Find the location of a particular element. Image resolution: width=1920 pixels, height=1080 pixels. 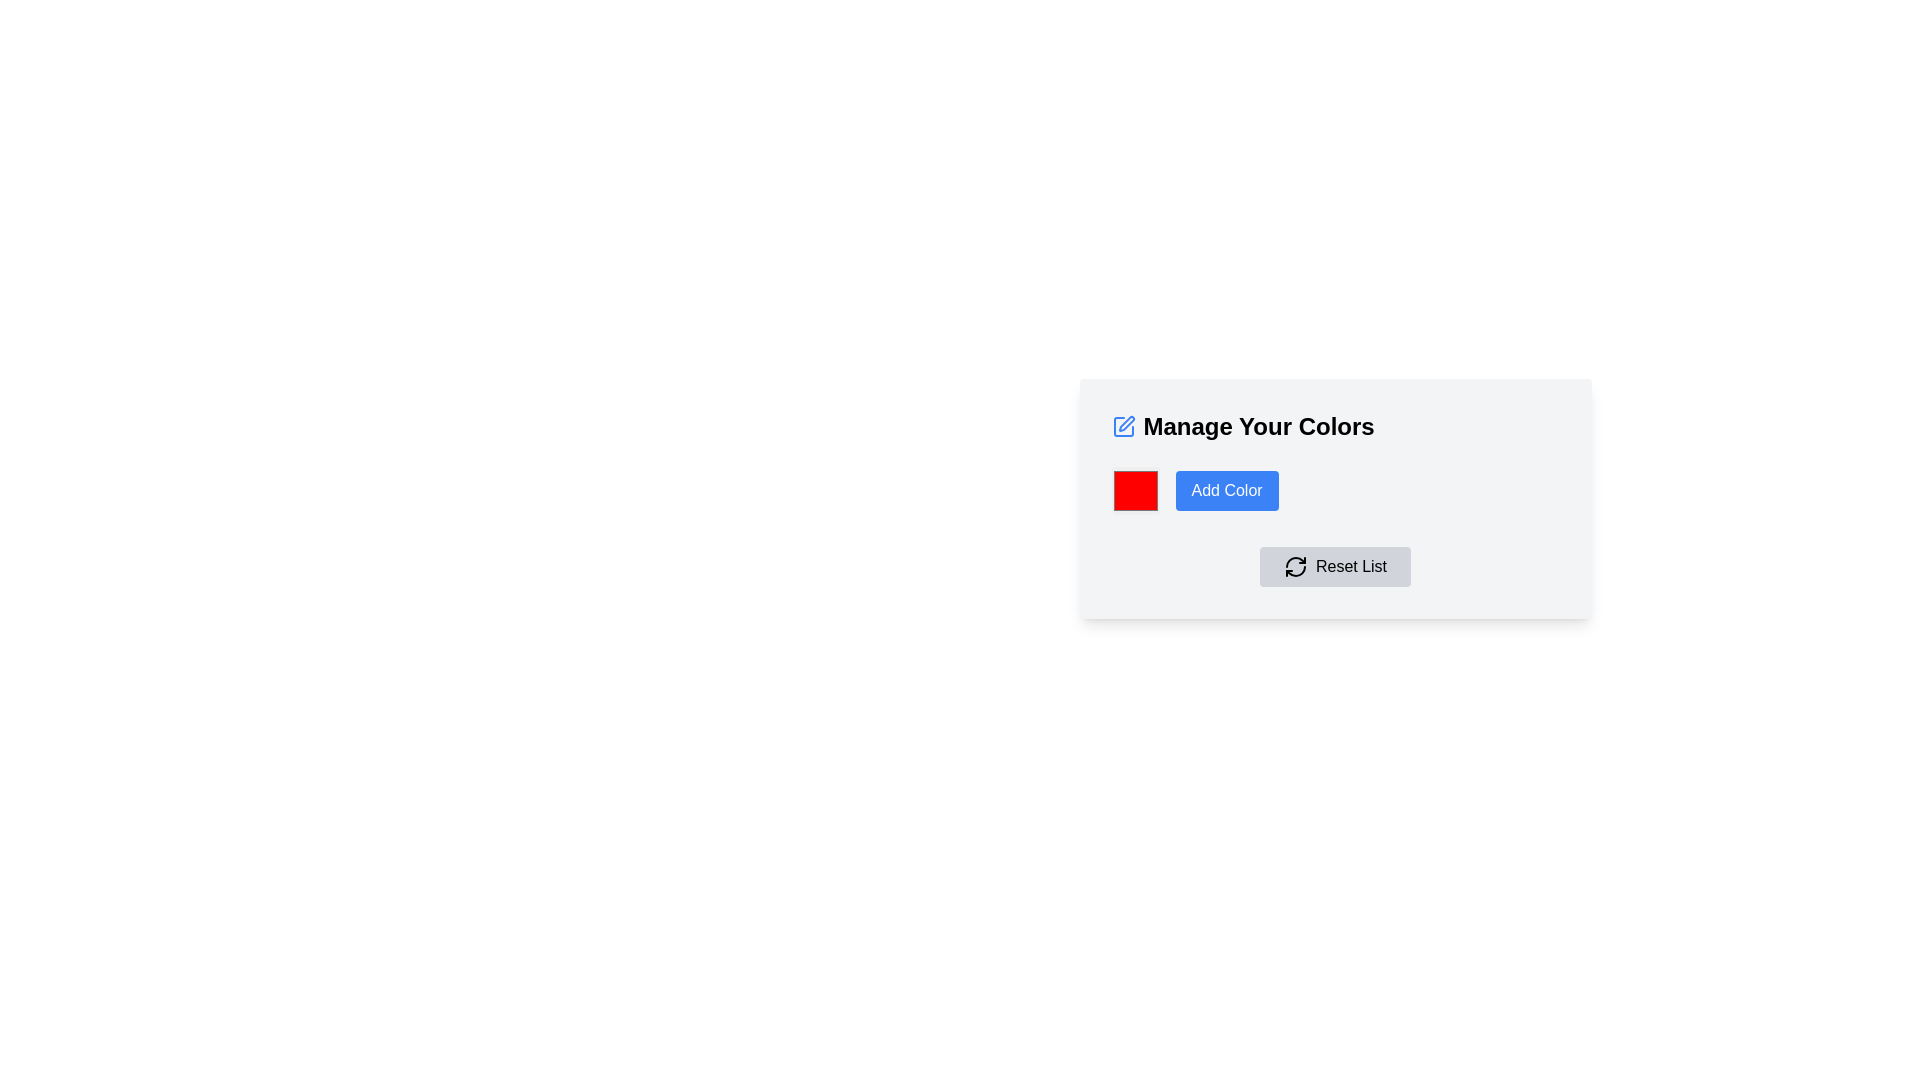

the small blue pen icon located to the far left side of the 'Manage Your Colors' title text is located at coordinates (1123, 426).